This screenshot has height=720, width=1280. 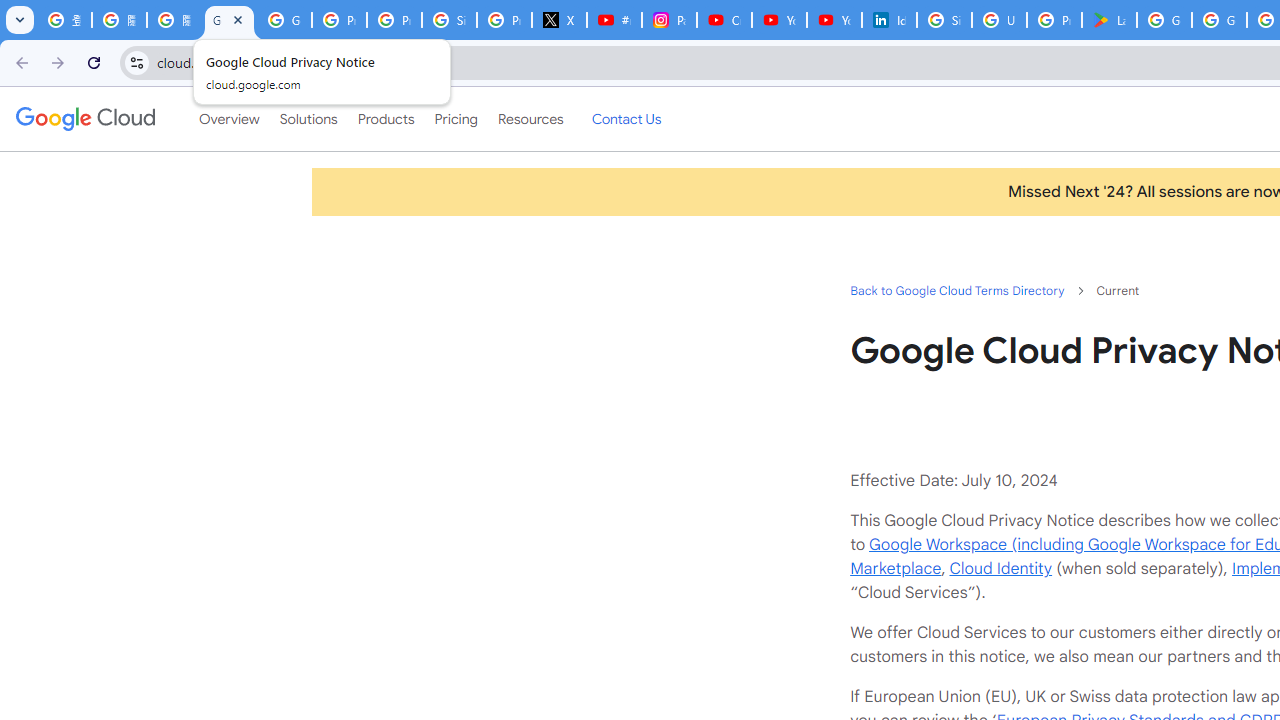 I want to click on 'Cloud Identity', so click(x=1000, y=568).